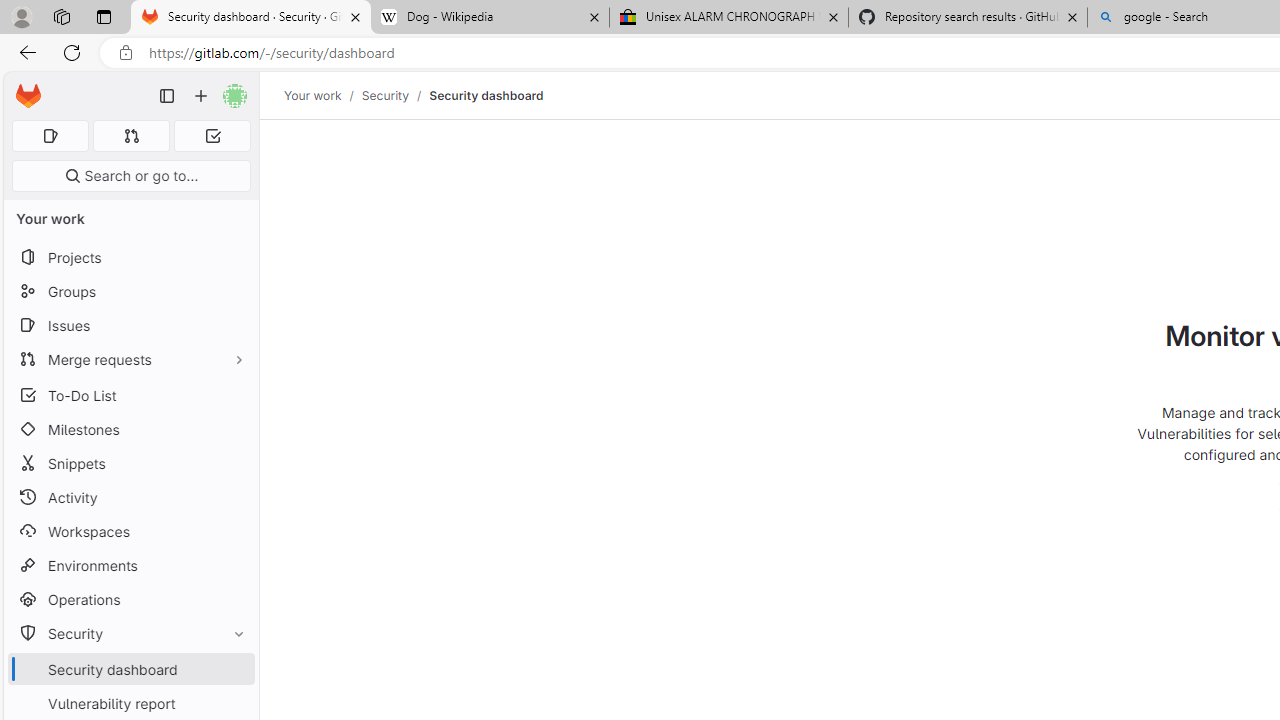  I want to click on 'Issues', so click(130, 324).